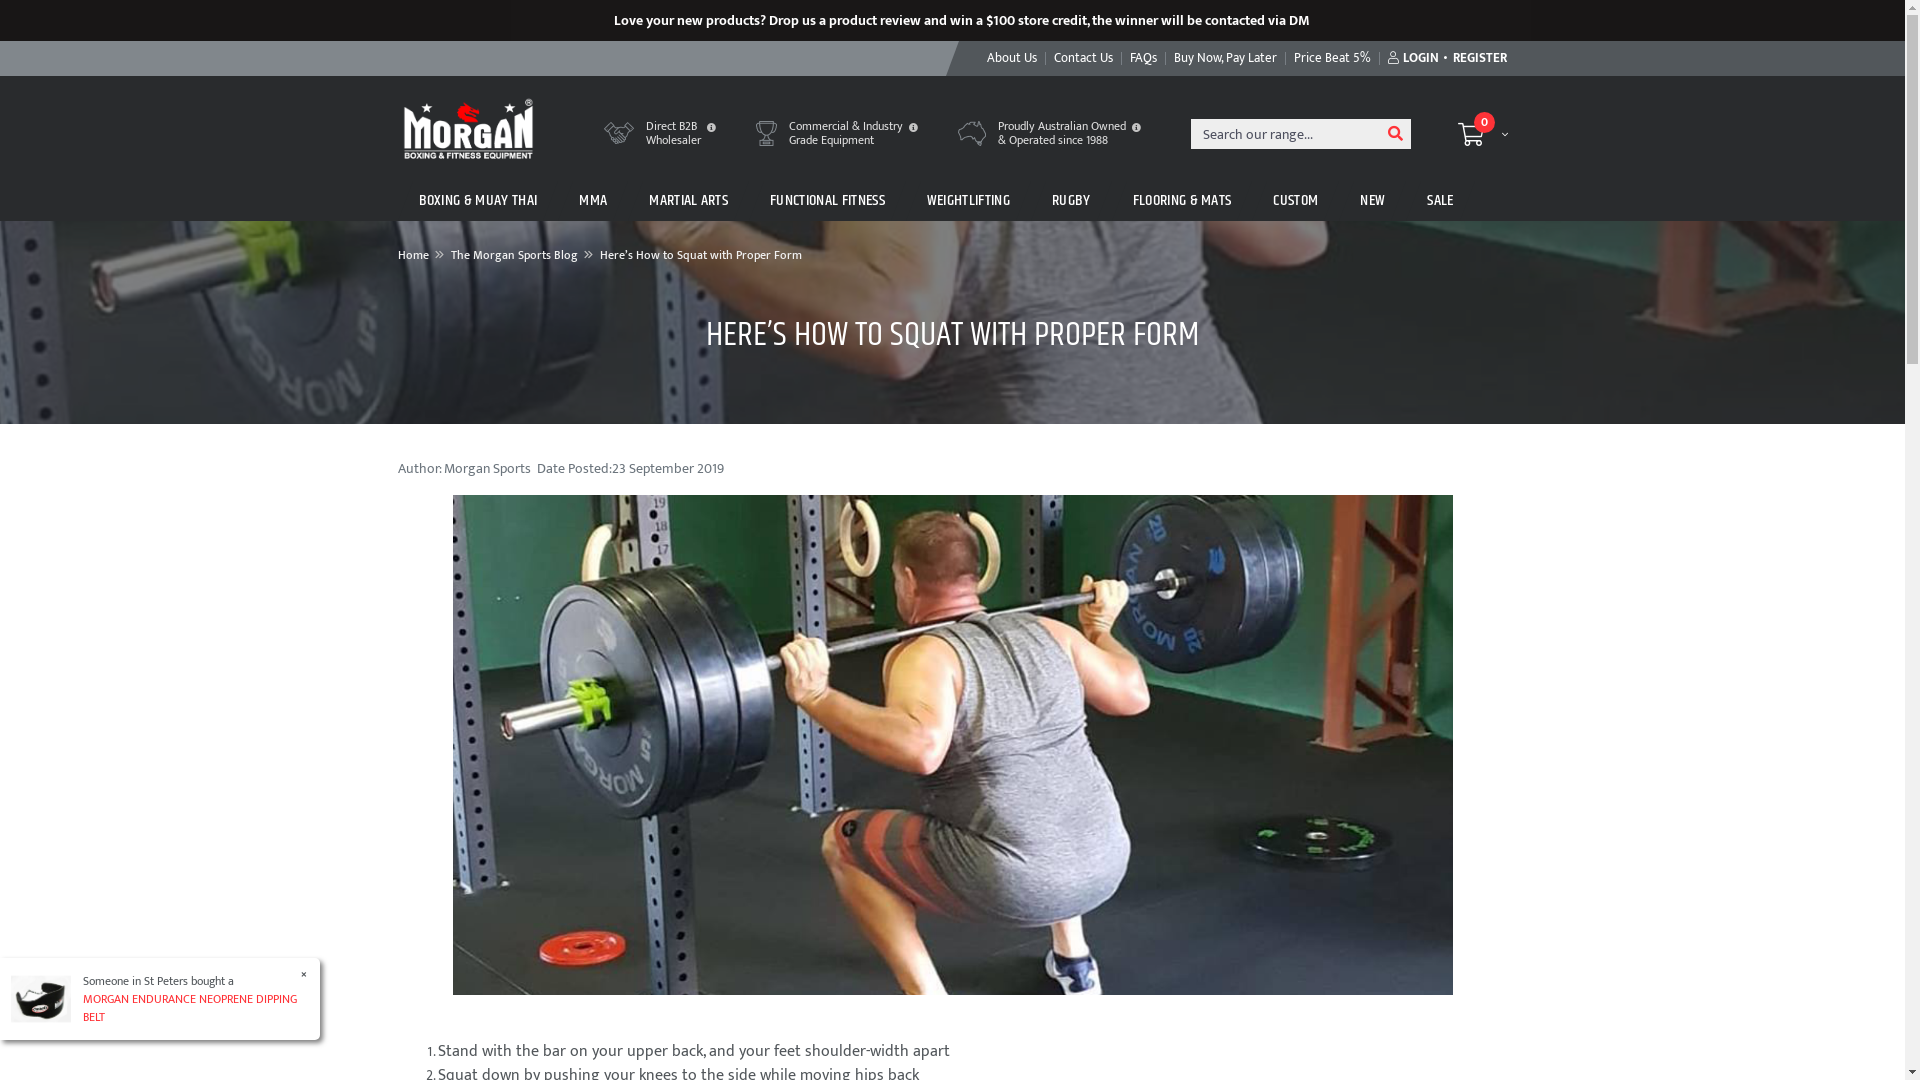  I want to click on 'The Morgan Sports Blog', so click(513, 253).